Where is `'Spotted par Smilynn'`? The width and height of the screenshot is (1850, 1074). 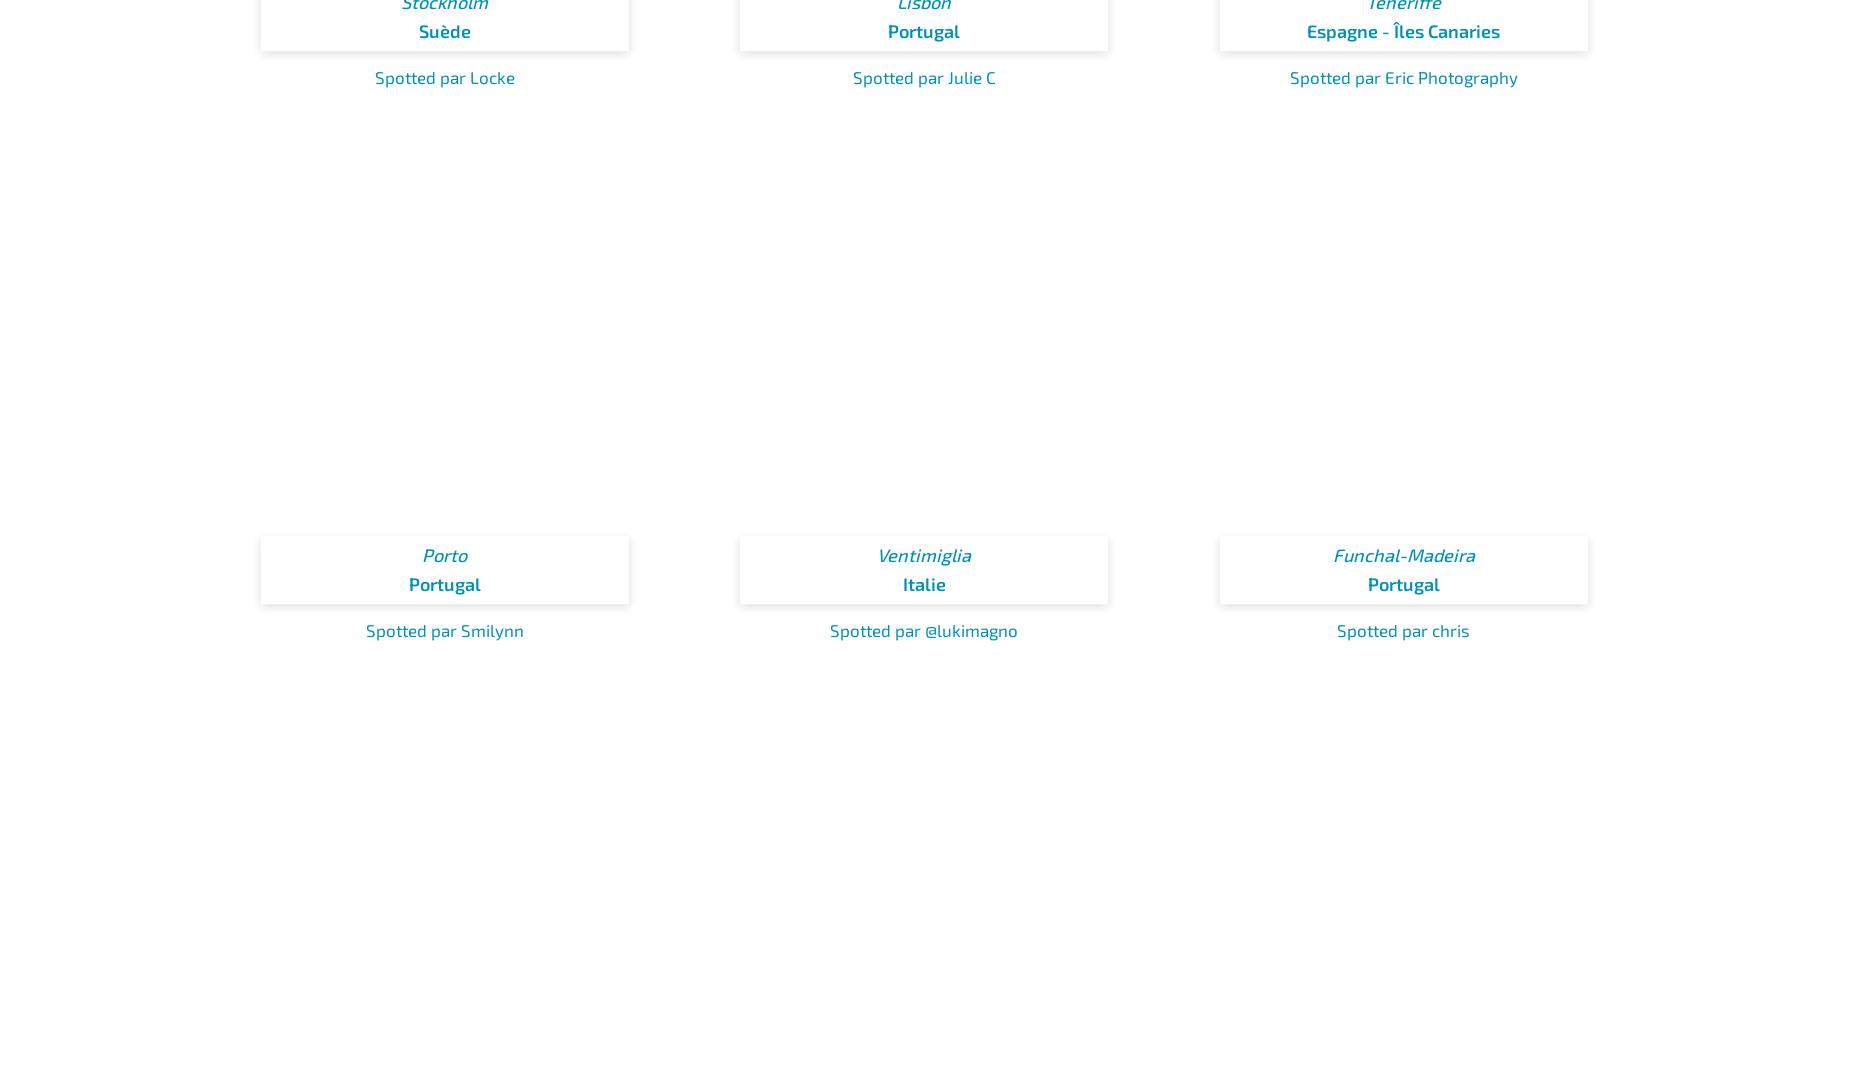 'Spotted par Smilynn' is located at coordinates (443, 629).